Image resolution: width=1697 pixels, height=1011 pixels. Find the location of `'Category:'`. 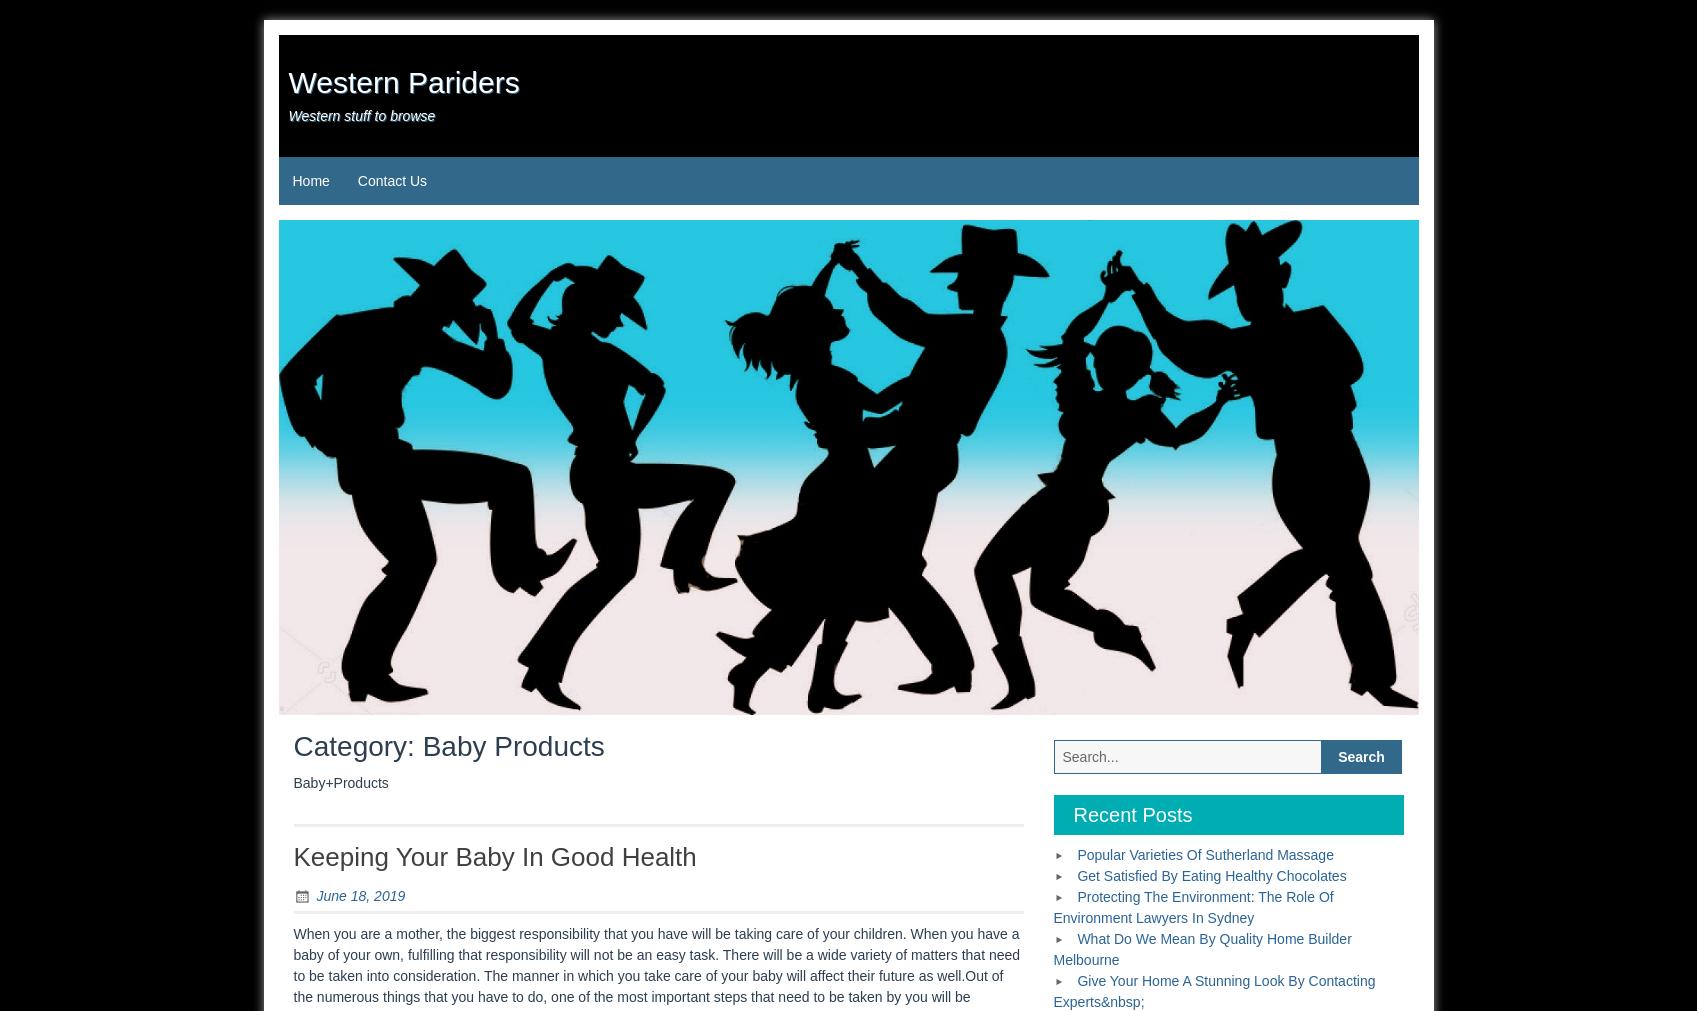

'Category:' is located at coordinates (357, 744).